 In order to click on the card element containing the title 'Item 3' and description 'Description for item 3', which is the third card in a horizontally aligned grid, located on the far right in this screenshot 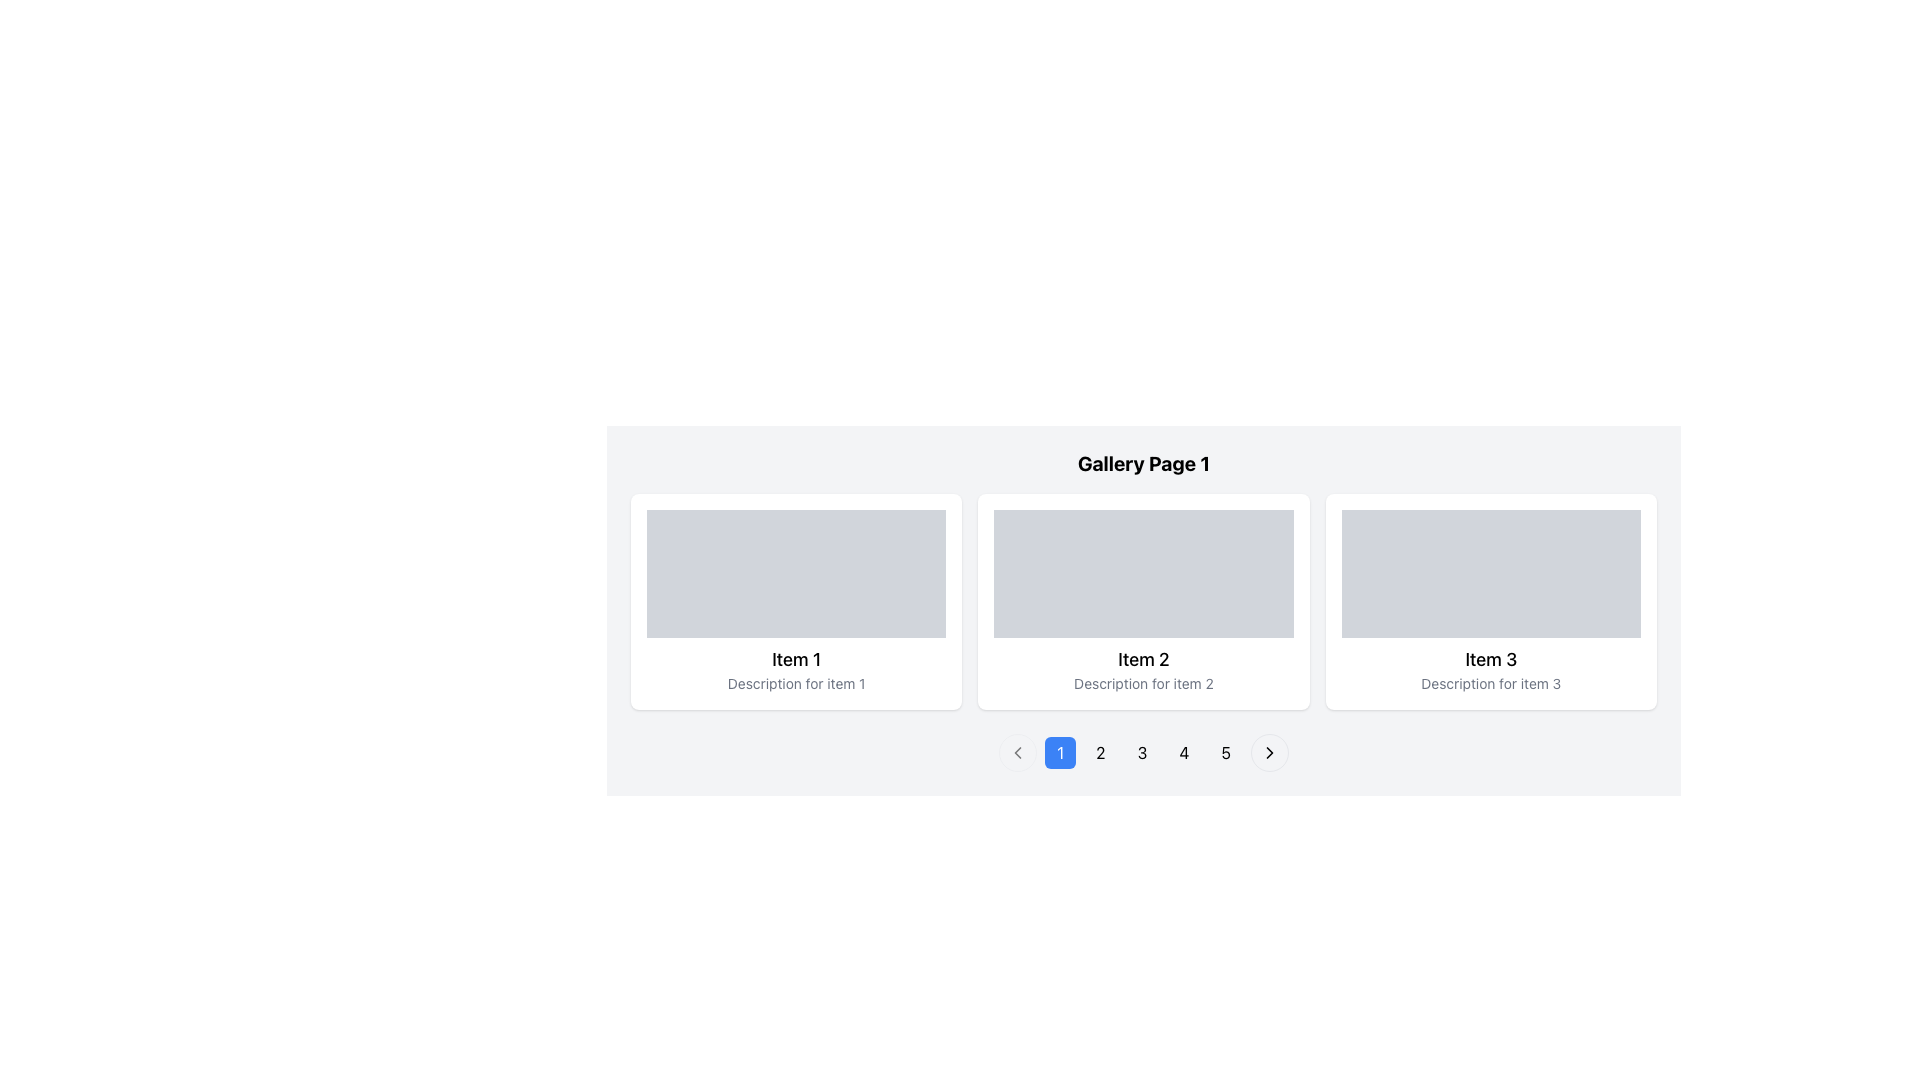, I will do `click(1491, 600)`.